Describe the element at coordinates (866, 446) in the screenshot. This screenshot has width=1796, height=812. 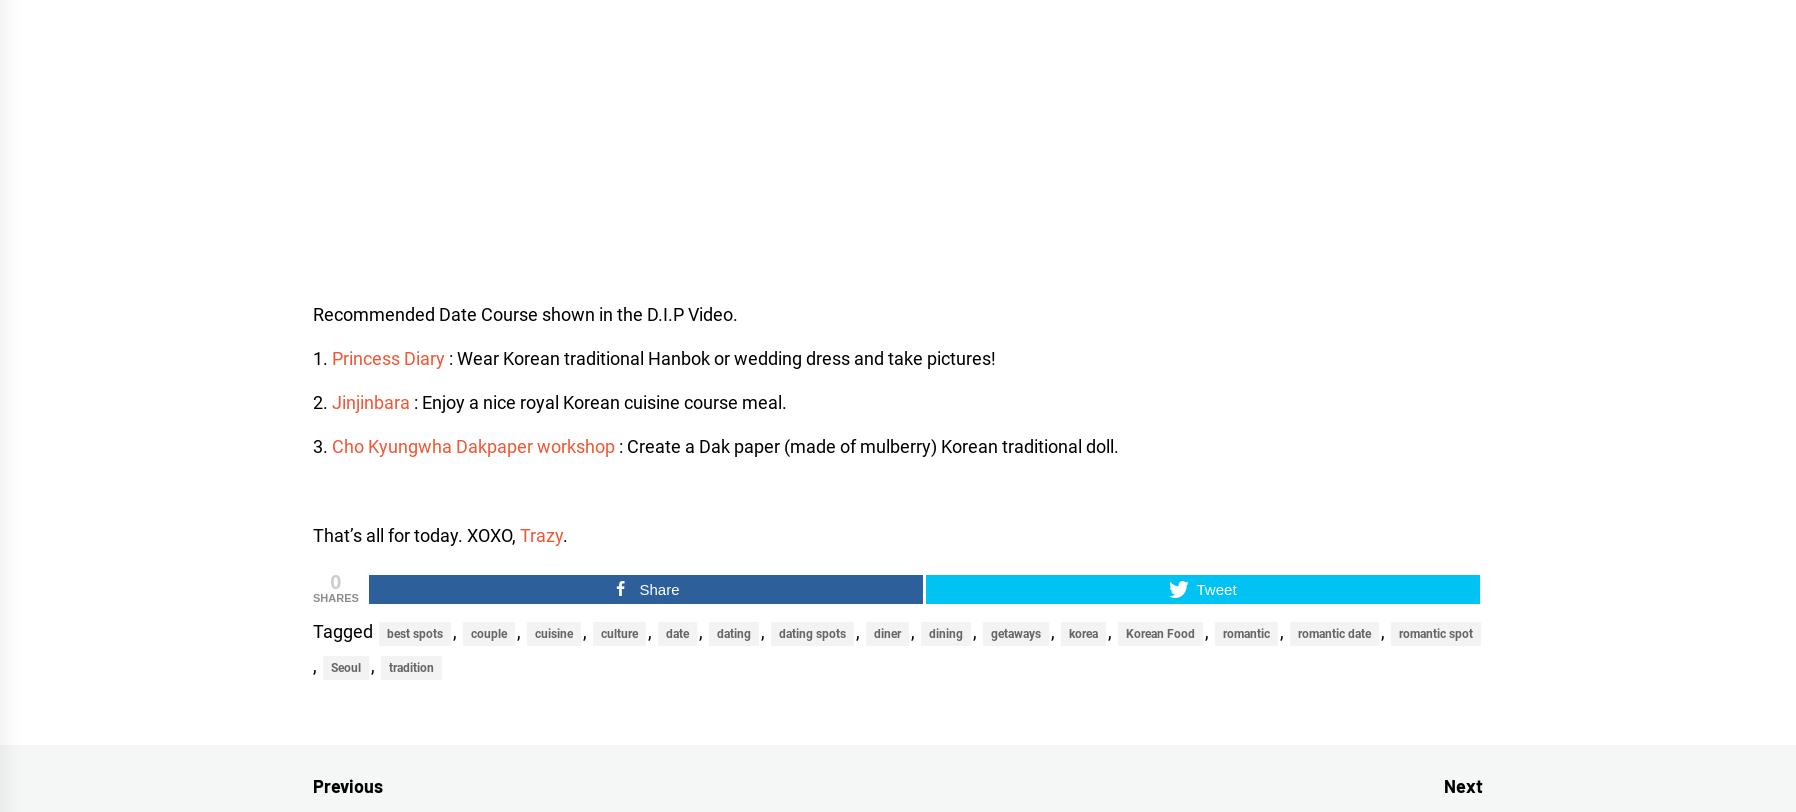
I see `': Create a Dak paper (made of mulberry) Korean traditional doll.'` at that location.